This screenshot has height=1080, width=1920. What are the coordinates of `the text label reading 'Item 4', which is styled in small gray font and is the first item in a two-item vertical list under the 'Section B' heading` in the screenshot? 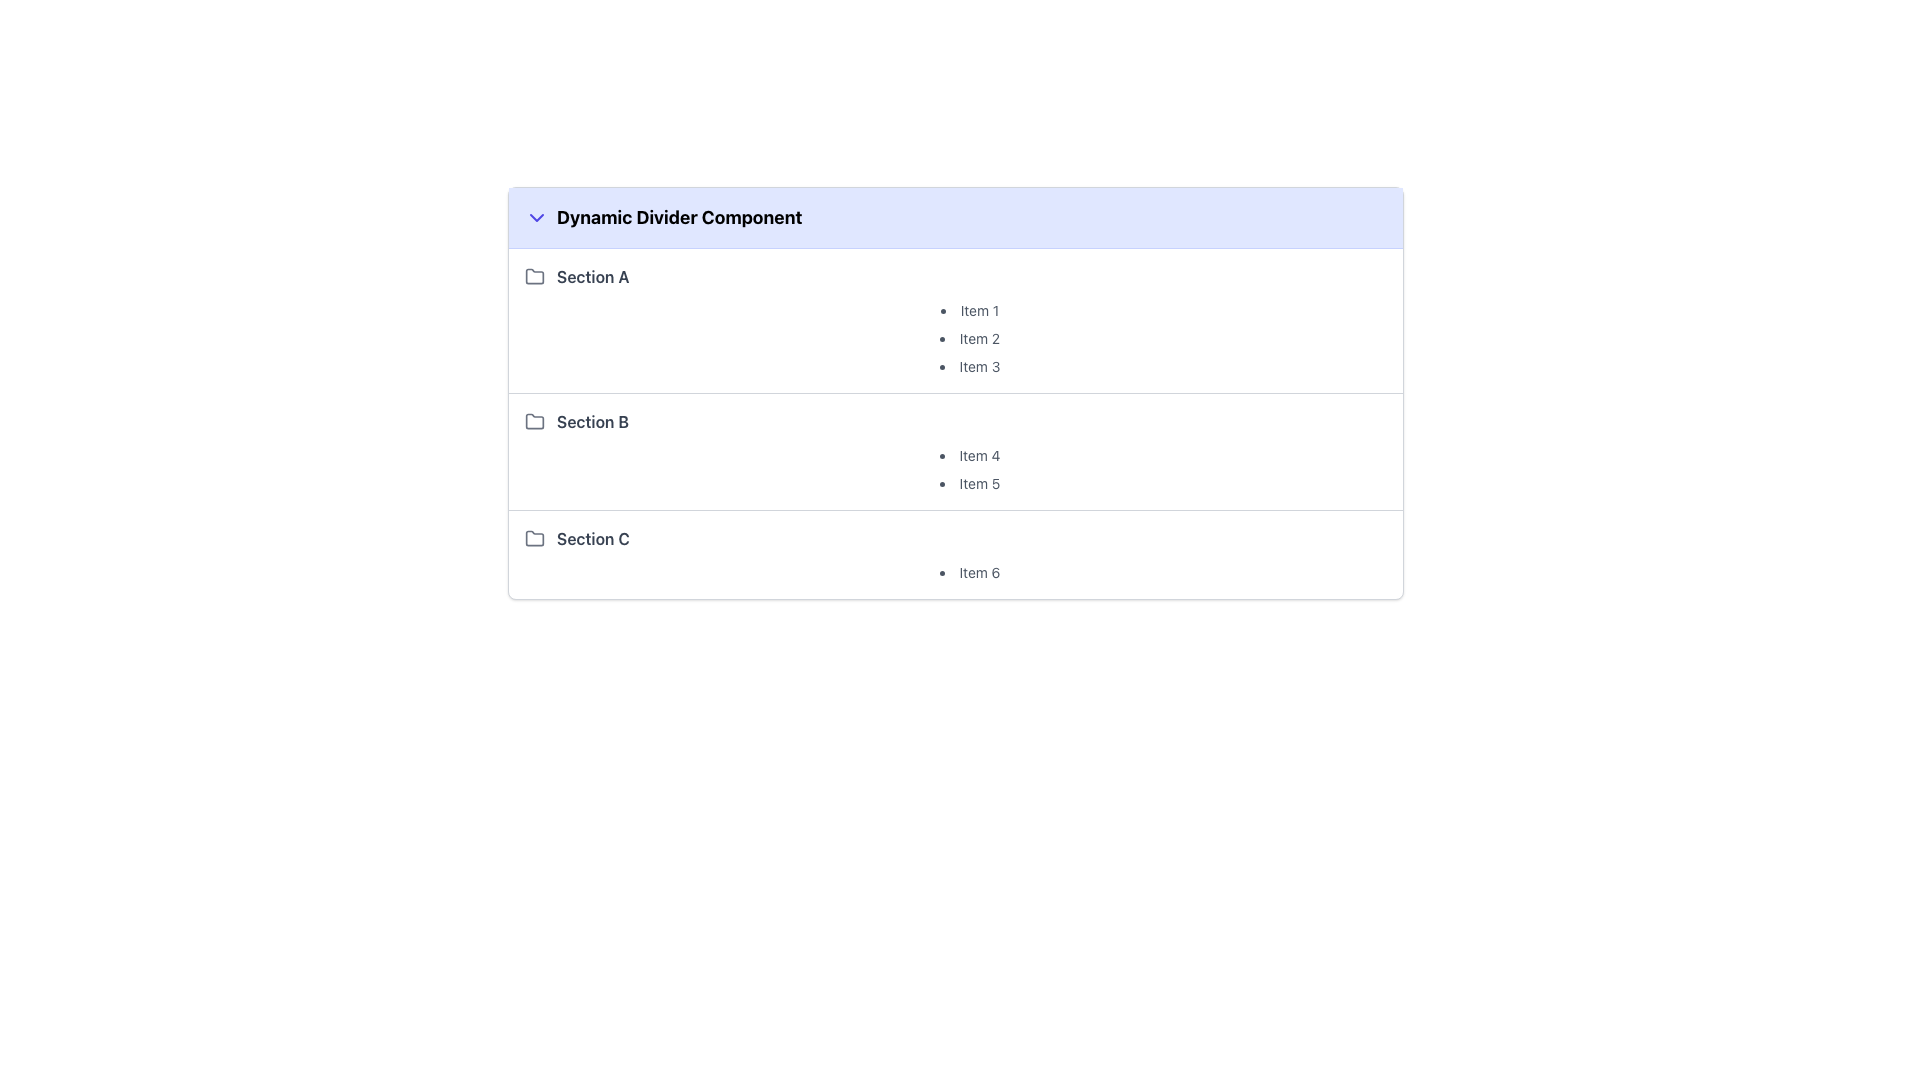 It's located at (969, 455).